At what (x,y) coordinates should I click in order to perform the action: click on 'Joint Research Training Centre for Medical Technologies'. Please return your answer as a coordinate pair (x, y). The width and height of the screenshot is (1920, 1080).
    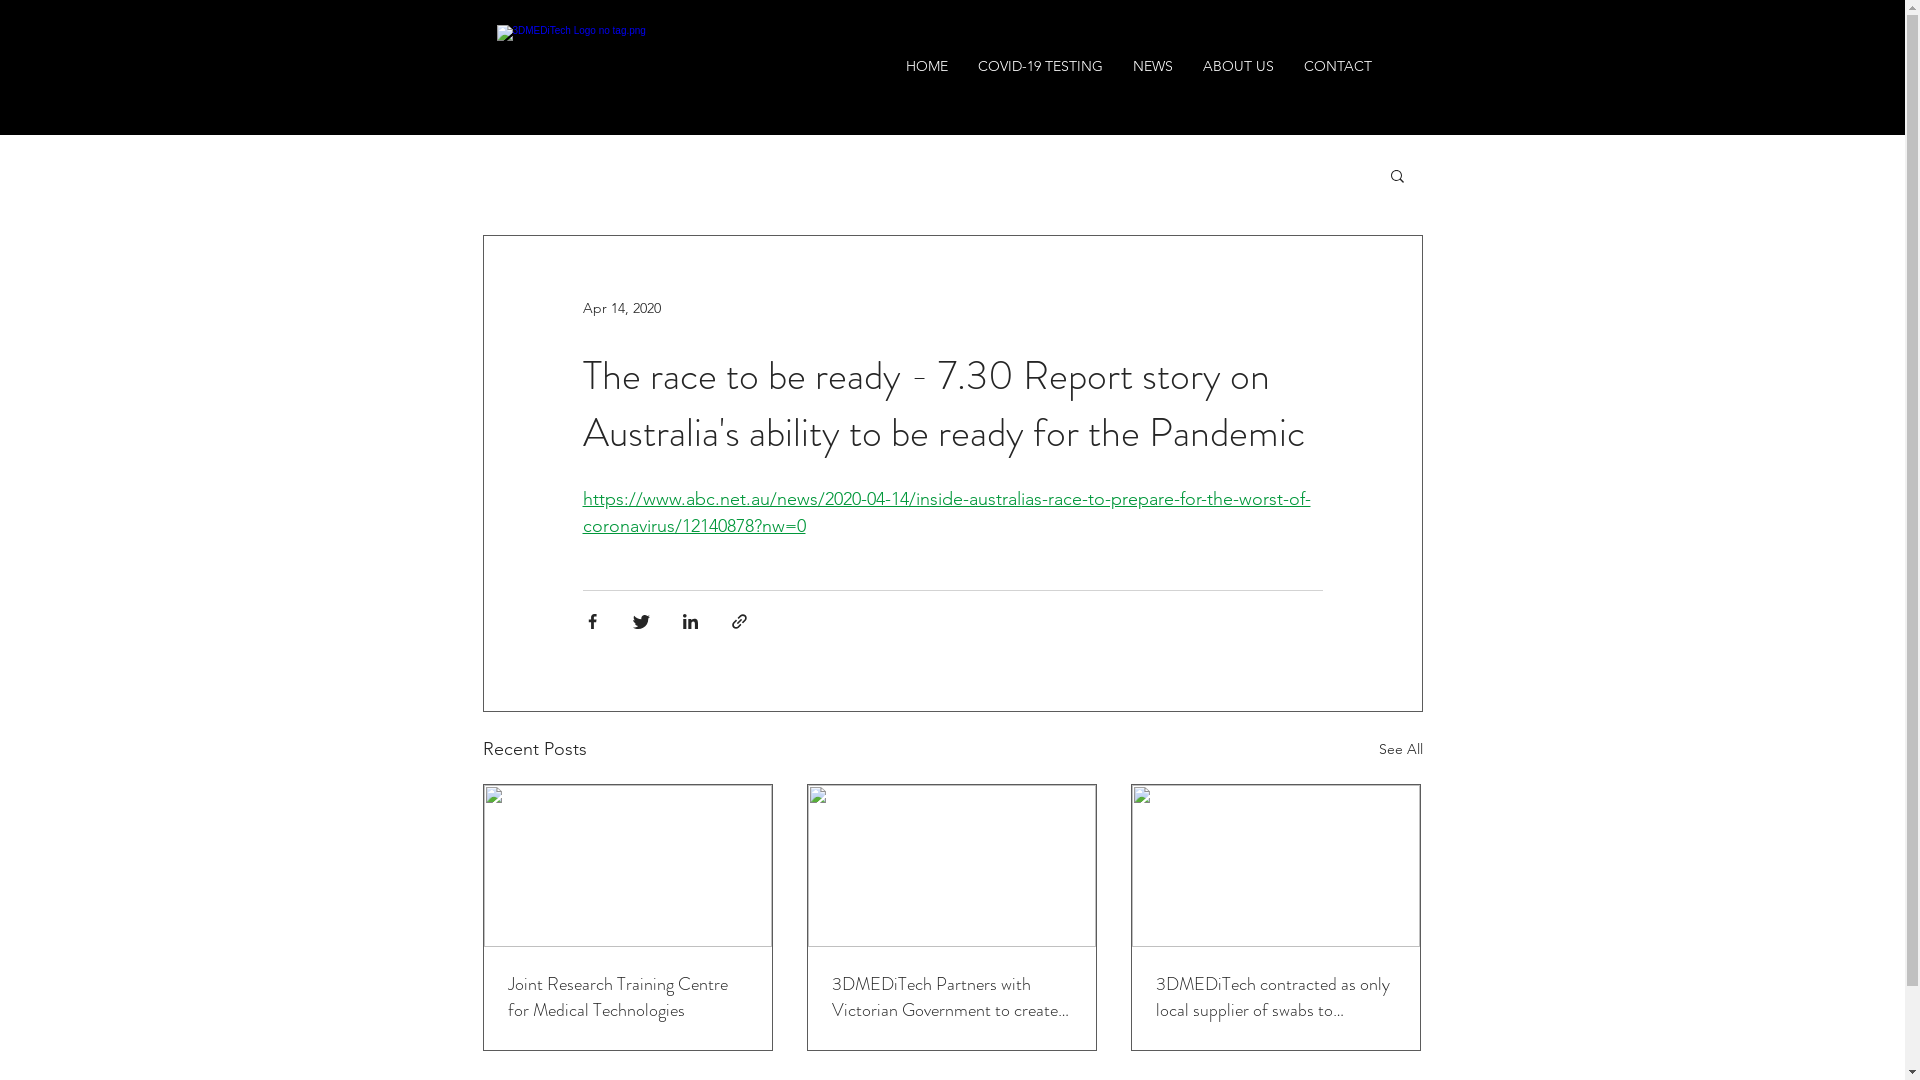
    Looking at the image, I should click on (627, 996).